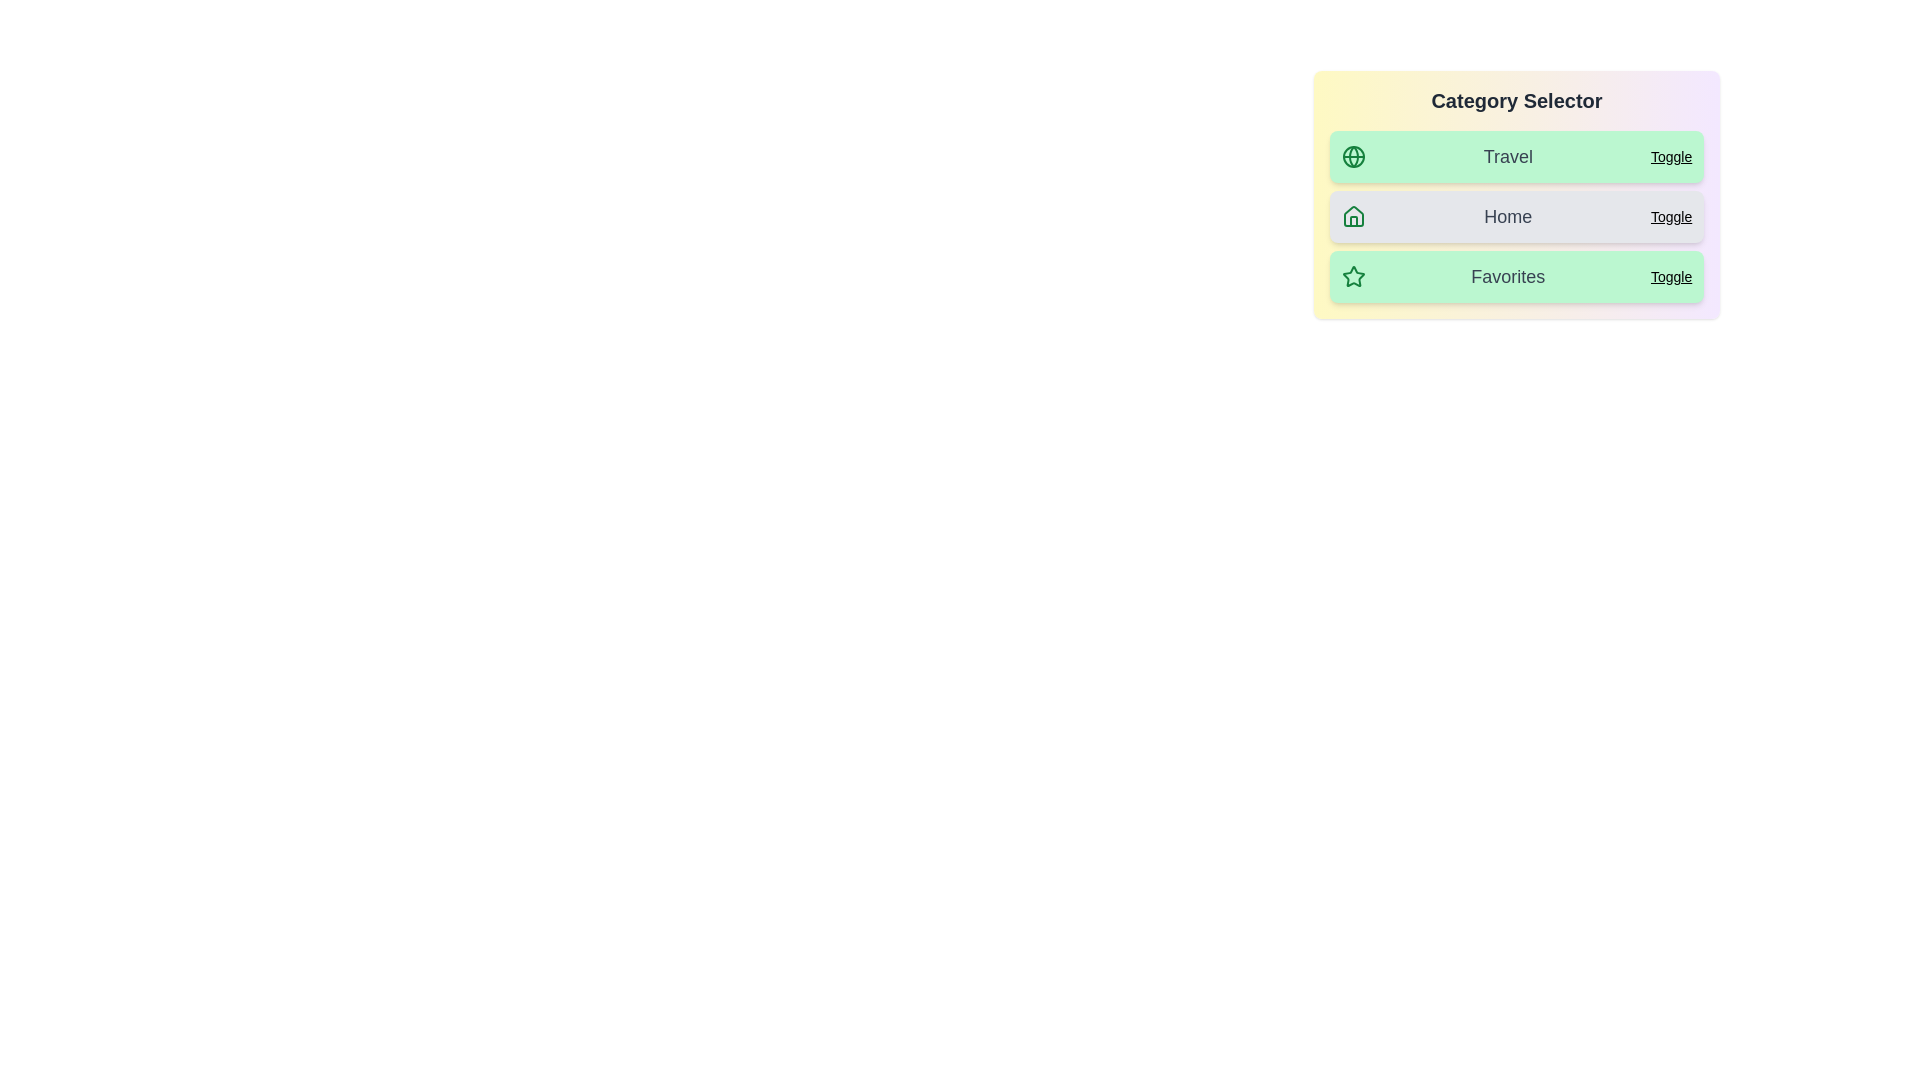  I want to click on the 'Toggle' button of the category item corresponding to Home, so click(1671, 216).